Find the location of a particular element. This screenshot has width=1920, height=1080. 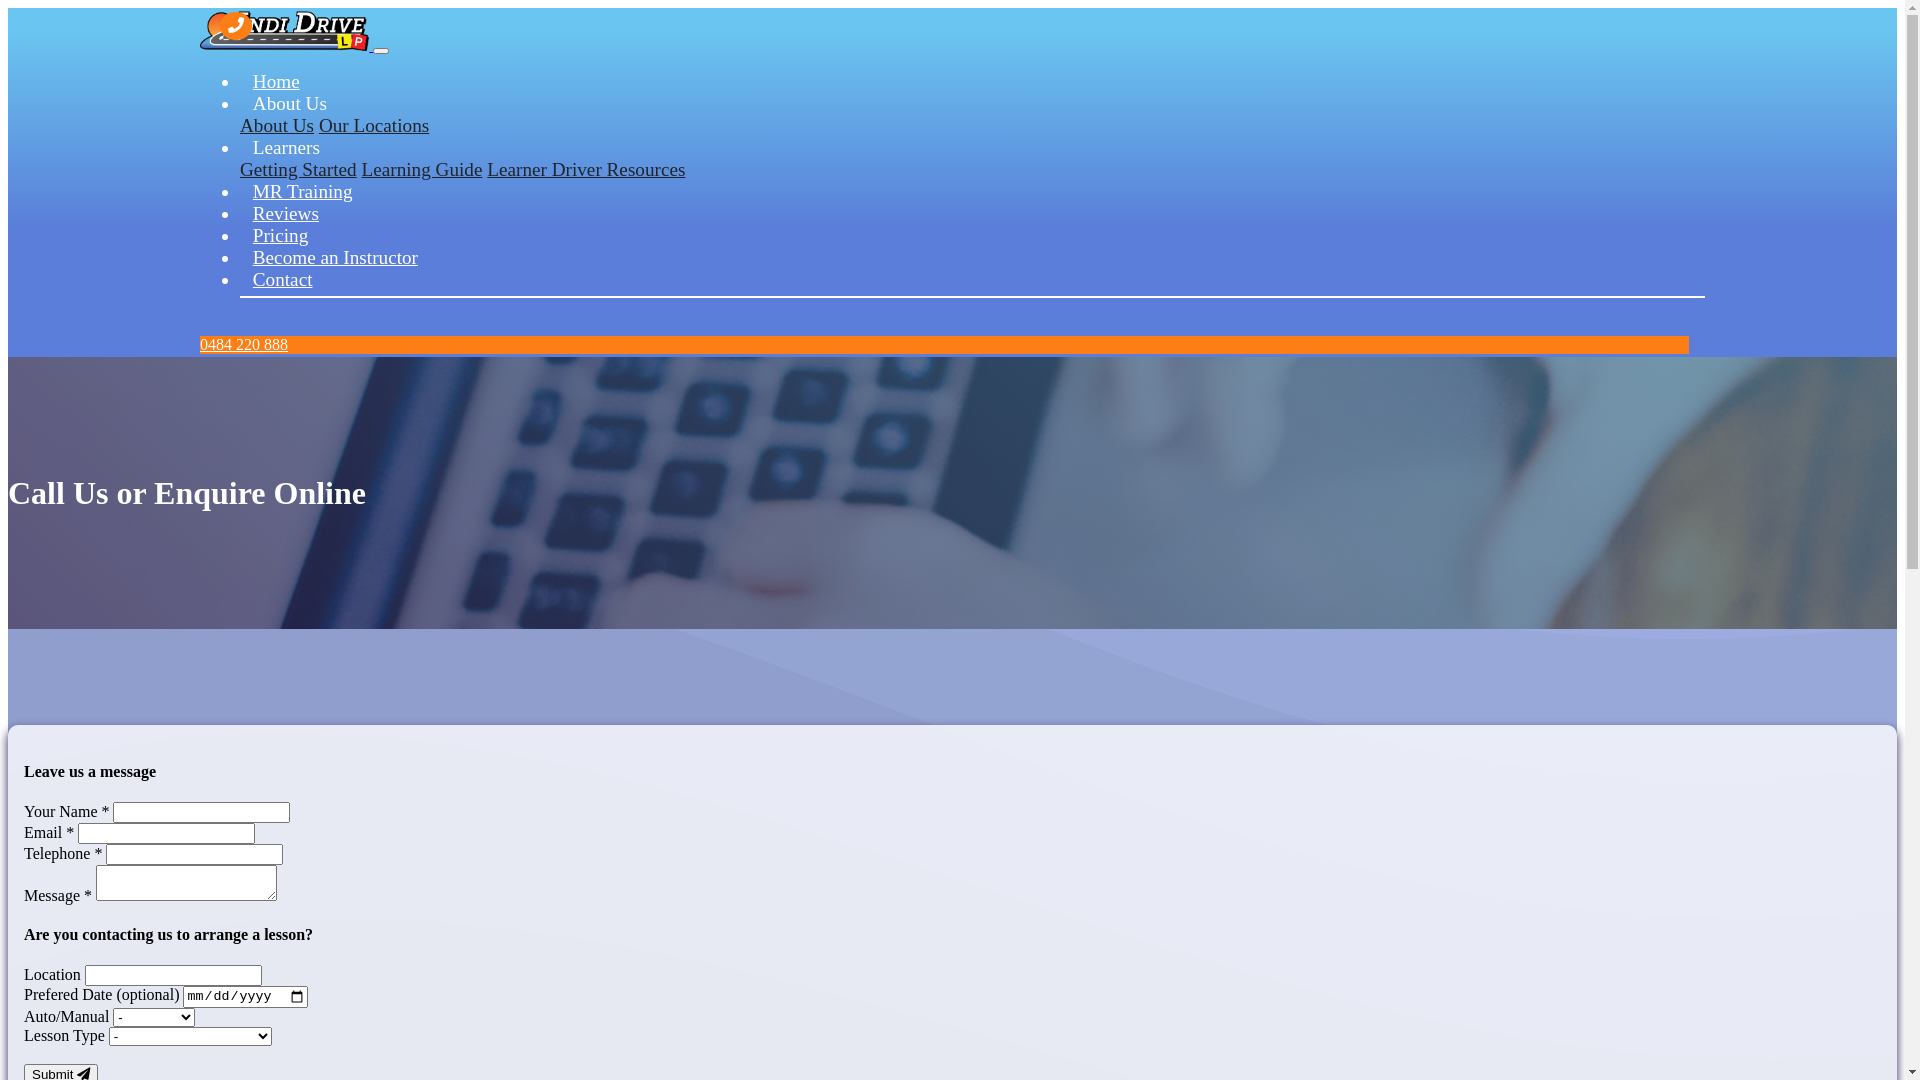

'Become an Instructor' is located at coordinates (335, 256).